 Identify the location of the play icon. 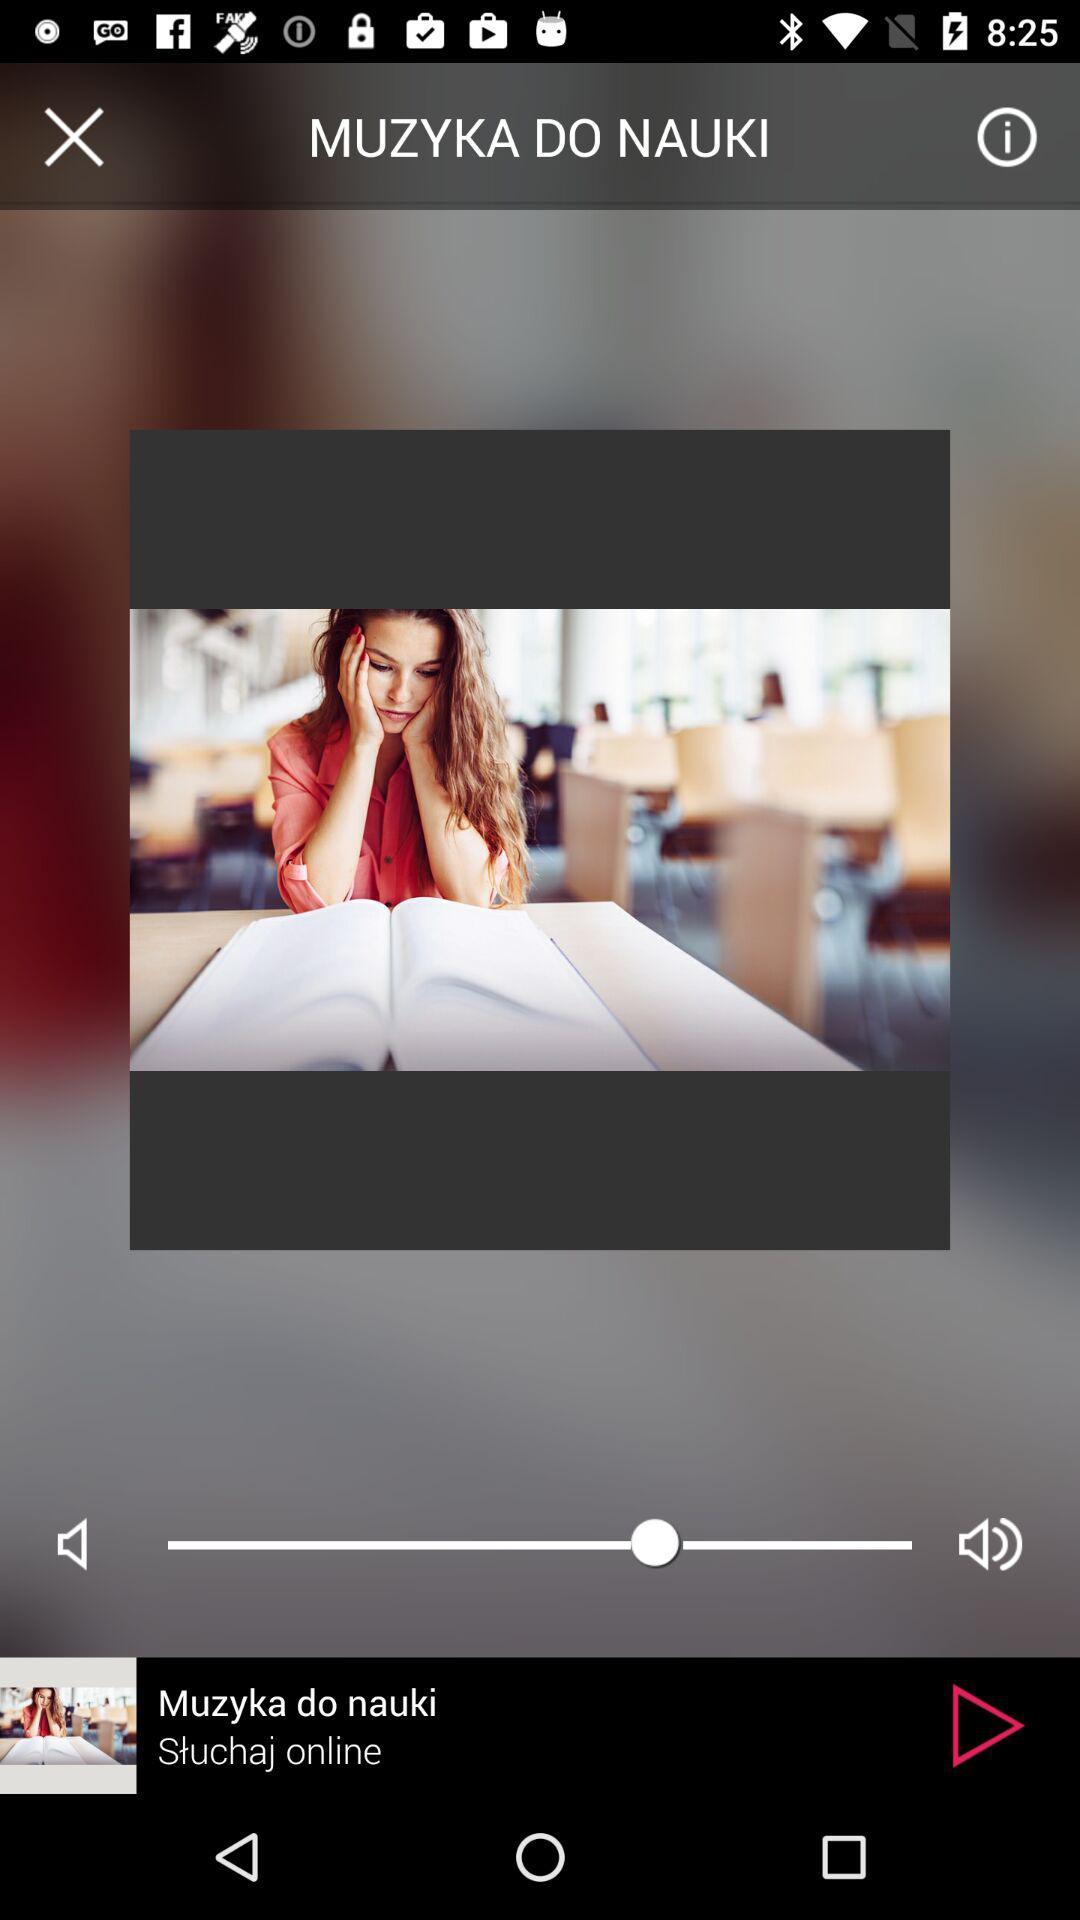
(987, 1724).